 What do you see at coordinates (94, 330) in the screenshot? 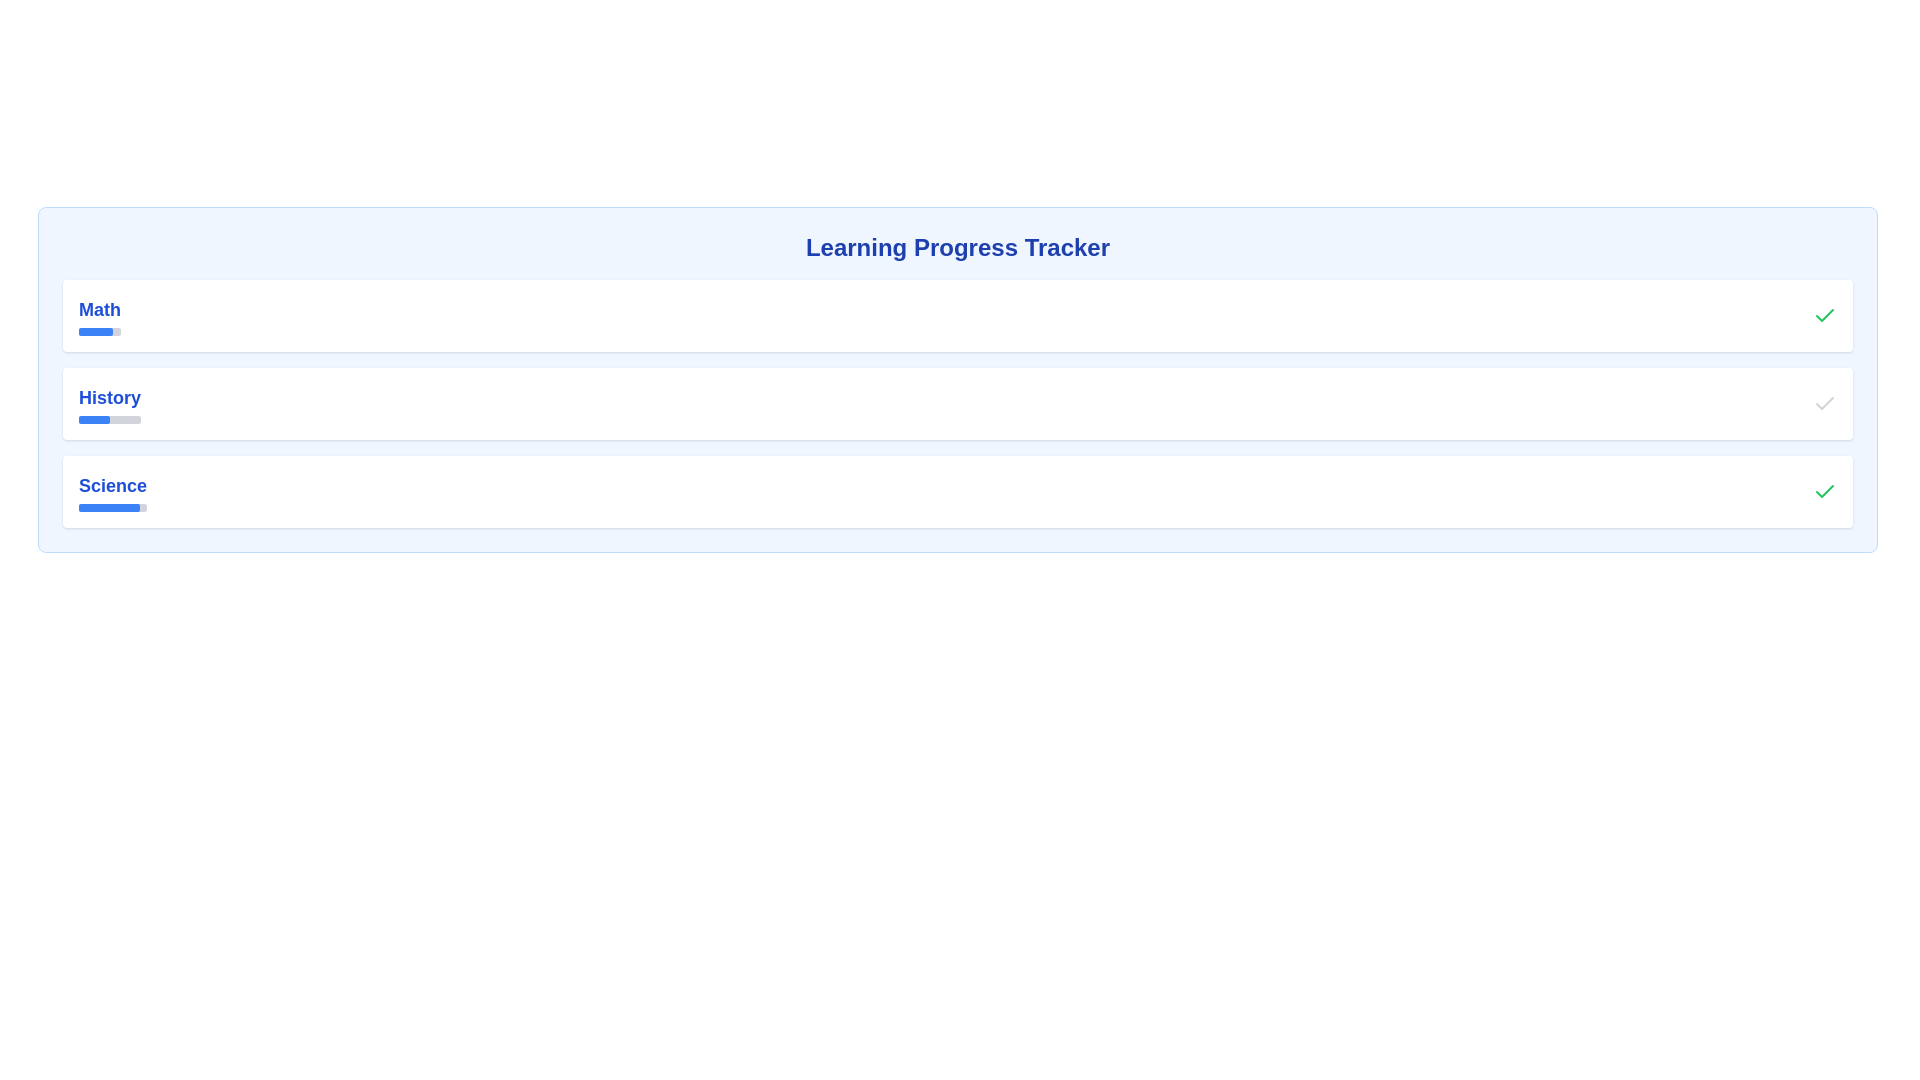
I see `the progress bar that visually represents 80% completion for the subject 'Math' in the progress tracker` at bounding box center [94, 330].